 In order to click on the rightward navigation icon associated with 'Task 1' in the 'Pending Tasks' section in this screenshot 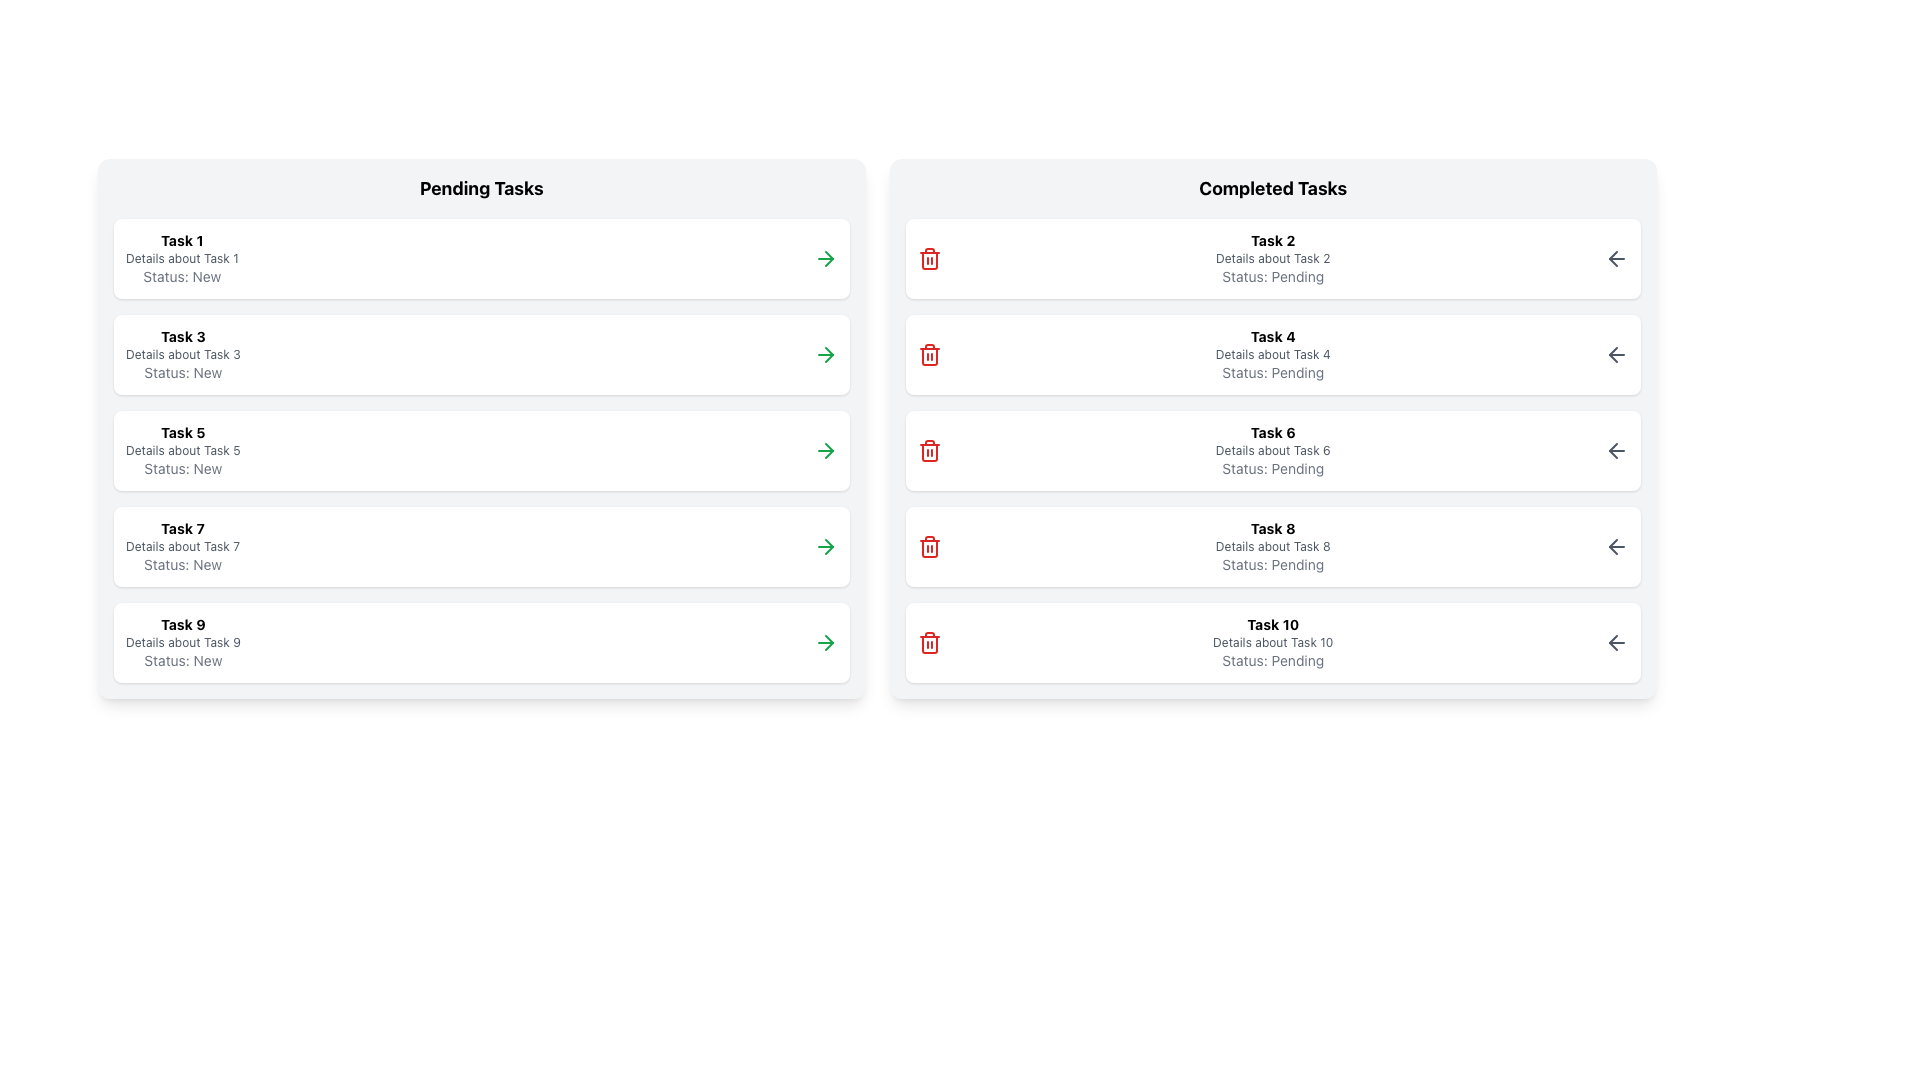, I will do `click(829, 257)`.